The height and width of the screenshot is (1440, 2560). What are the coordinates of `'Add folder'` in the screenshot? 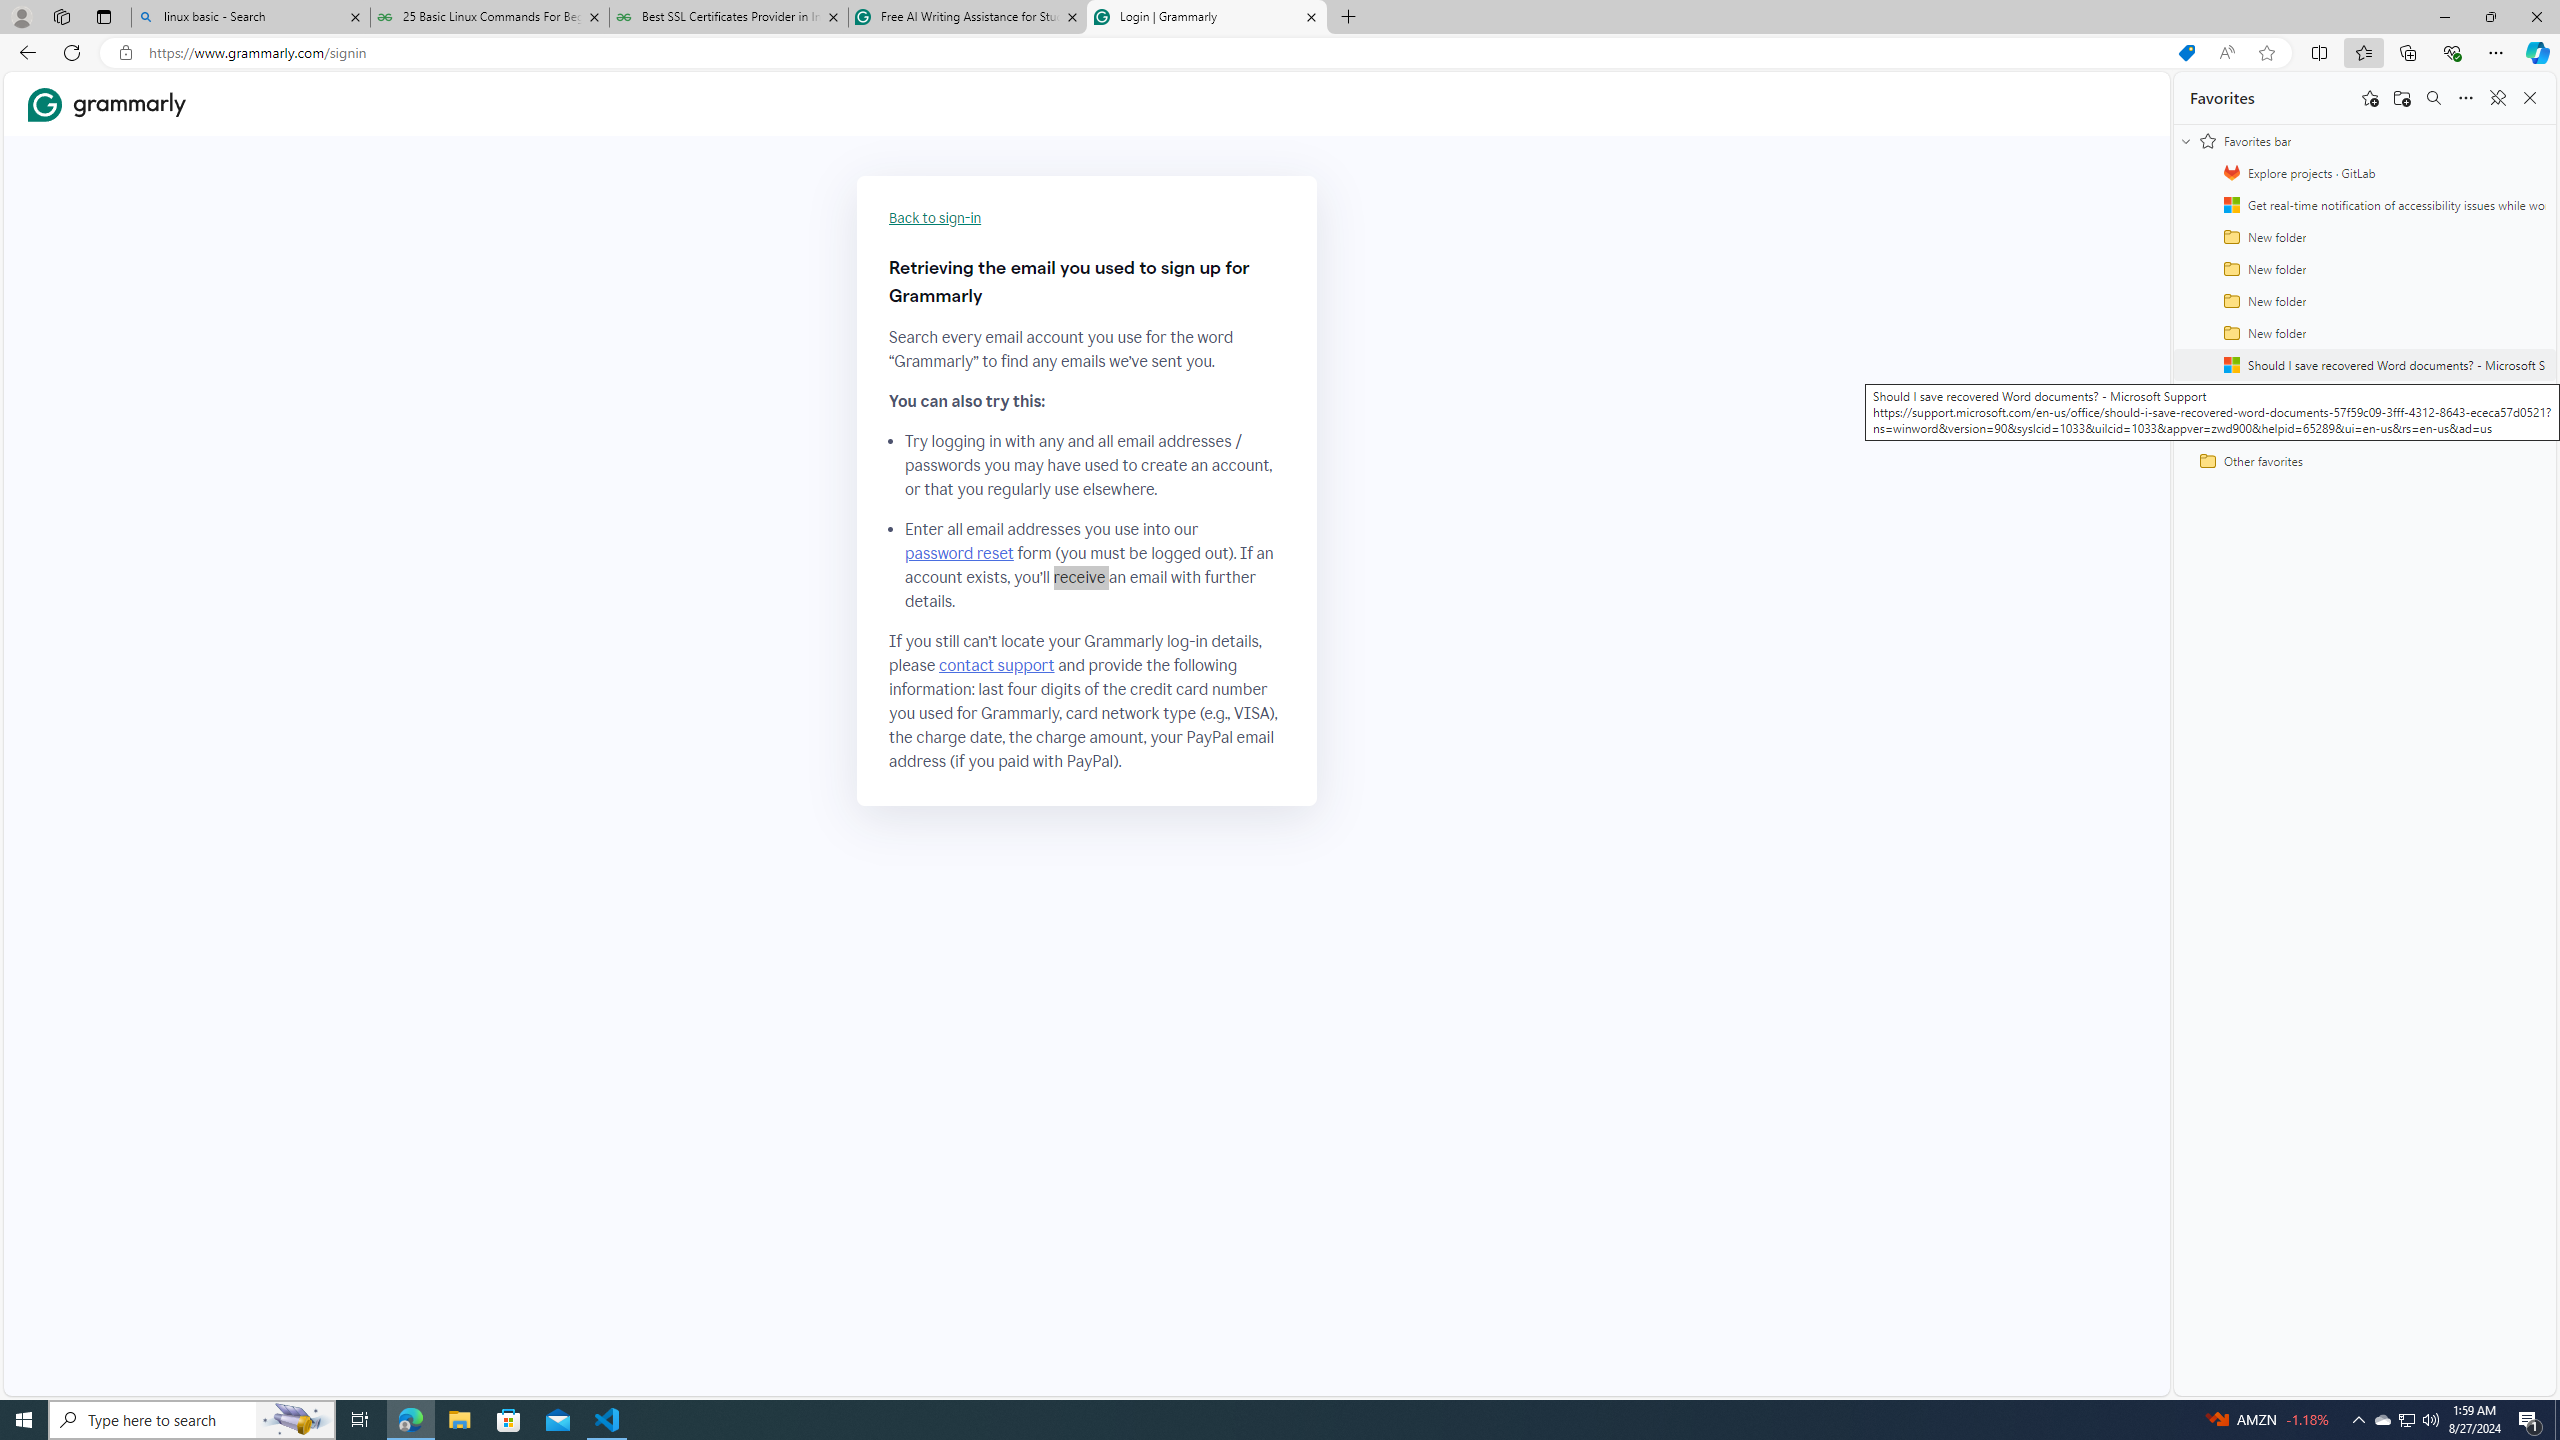 It's located at (2401, 96).